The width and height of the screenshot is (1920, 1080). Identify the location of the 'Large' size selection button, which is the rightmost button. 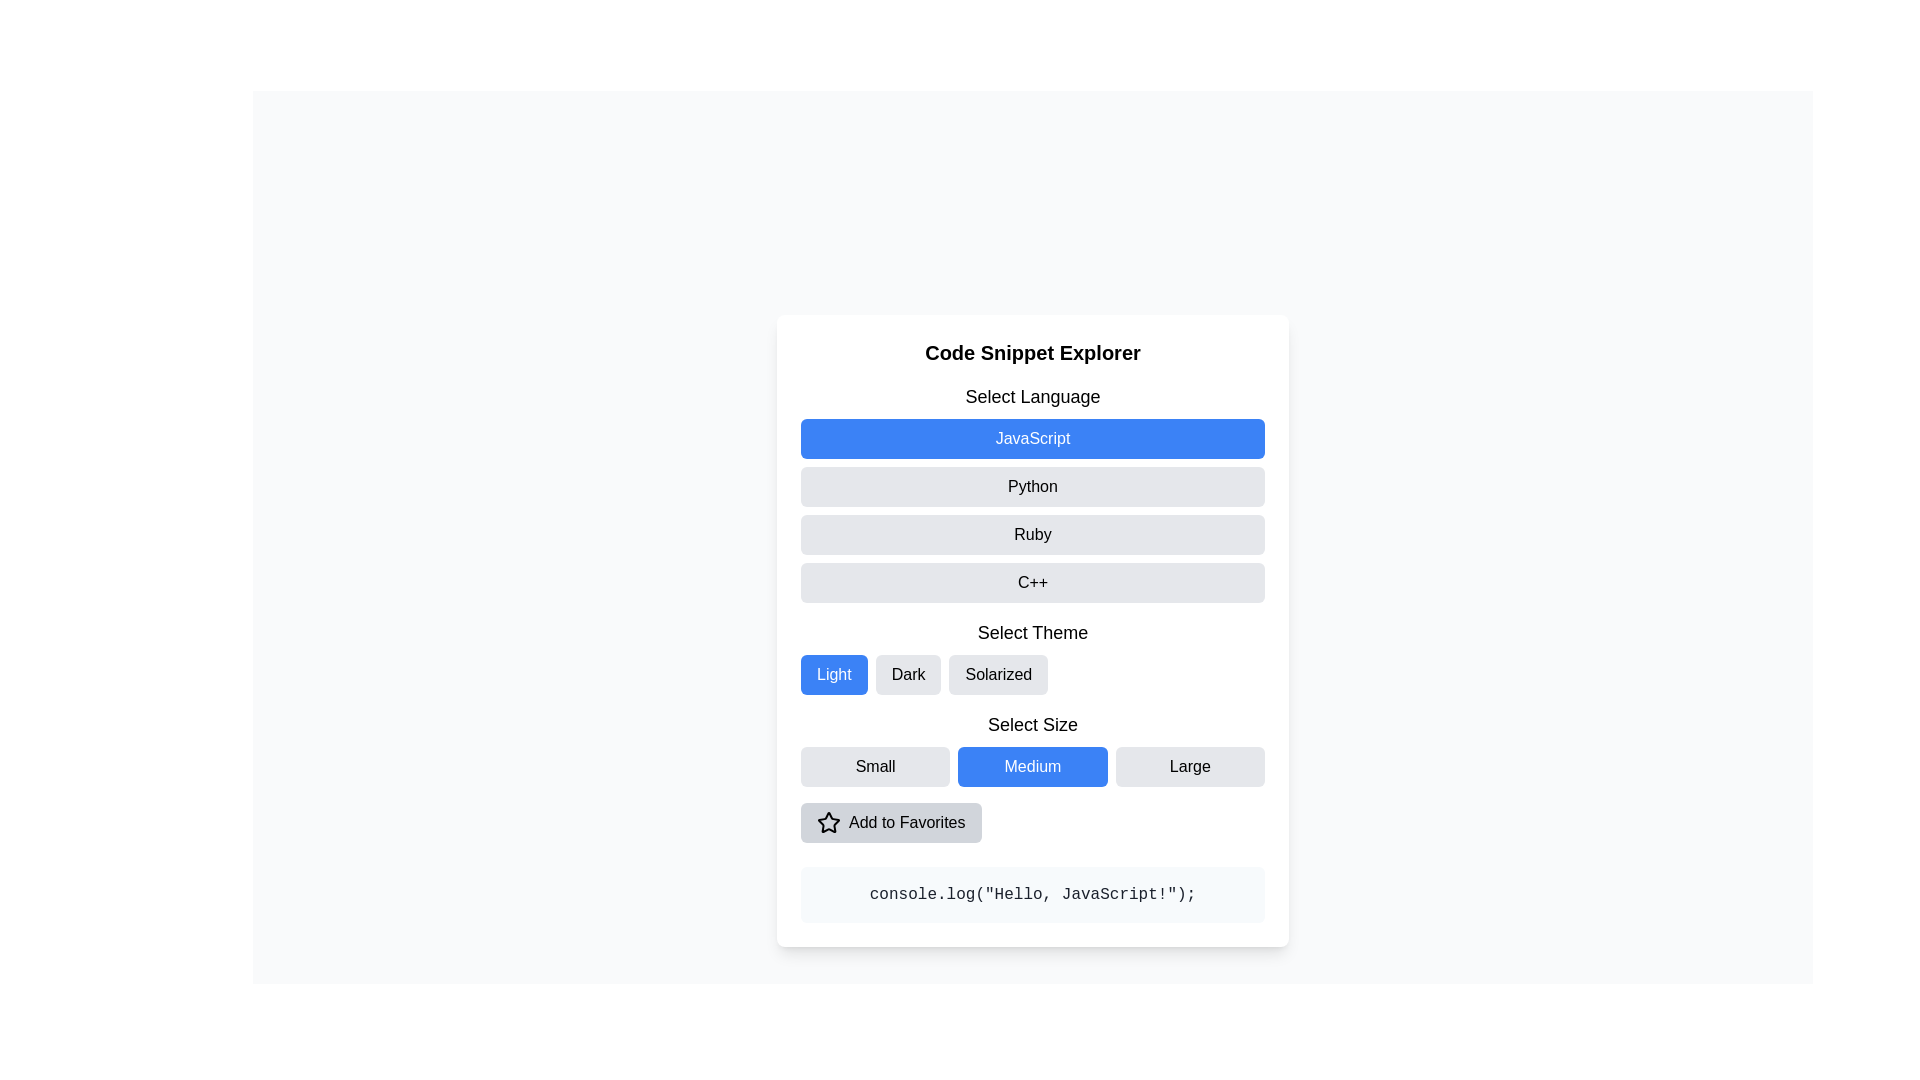
(1190, 766).